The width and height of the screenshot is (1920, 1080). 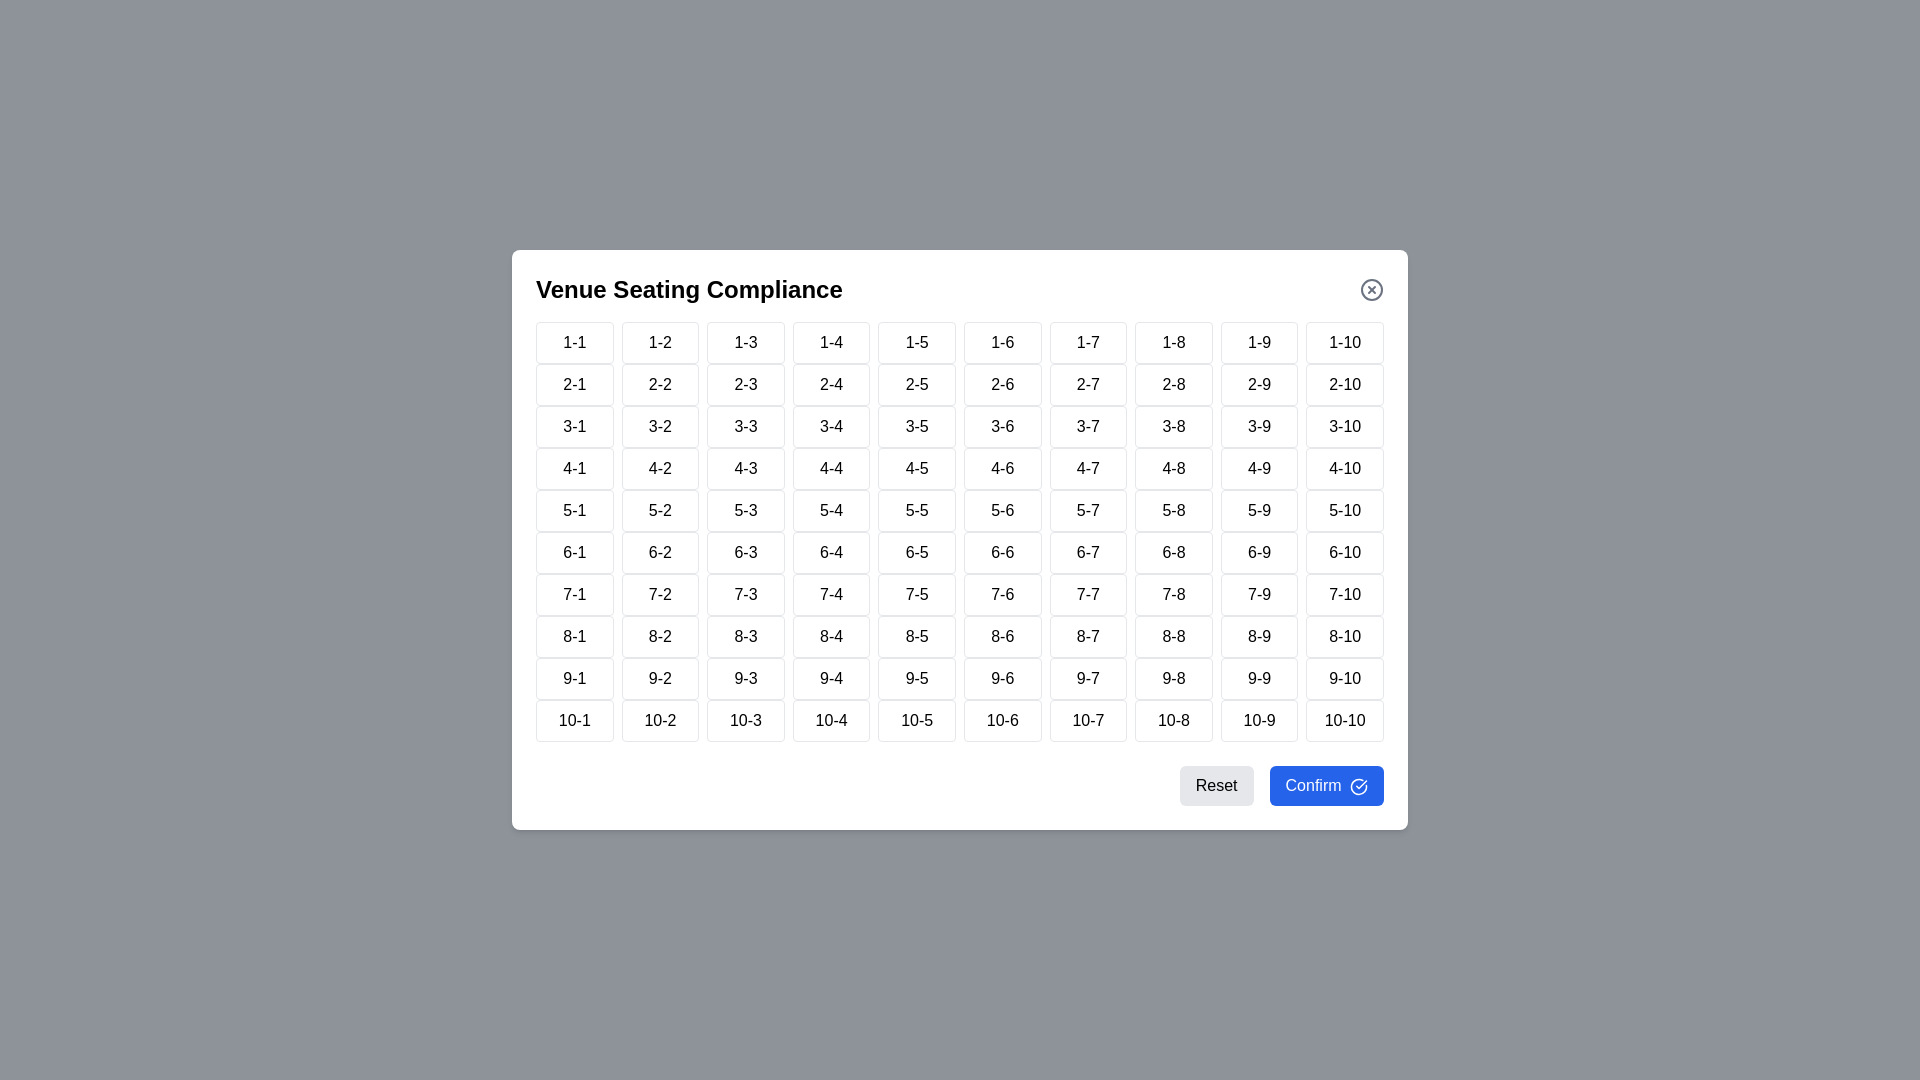 What do you see at coordinates (1214, 785) in the screenshot?
I see `the 'Reset' button to reset the selected seat` at bounding box center [1214, 785].